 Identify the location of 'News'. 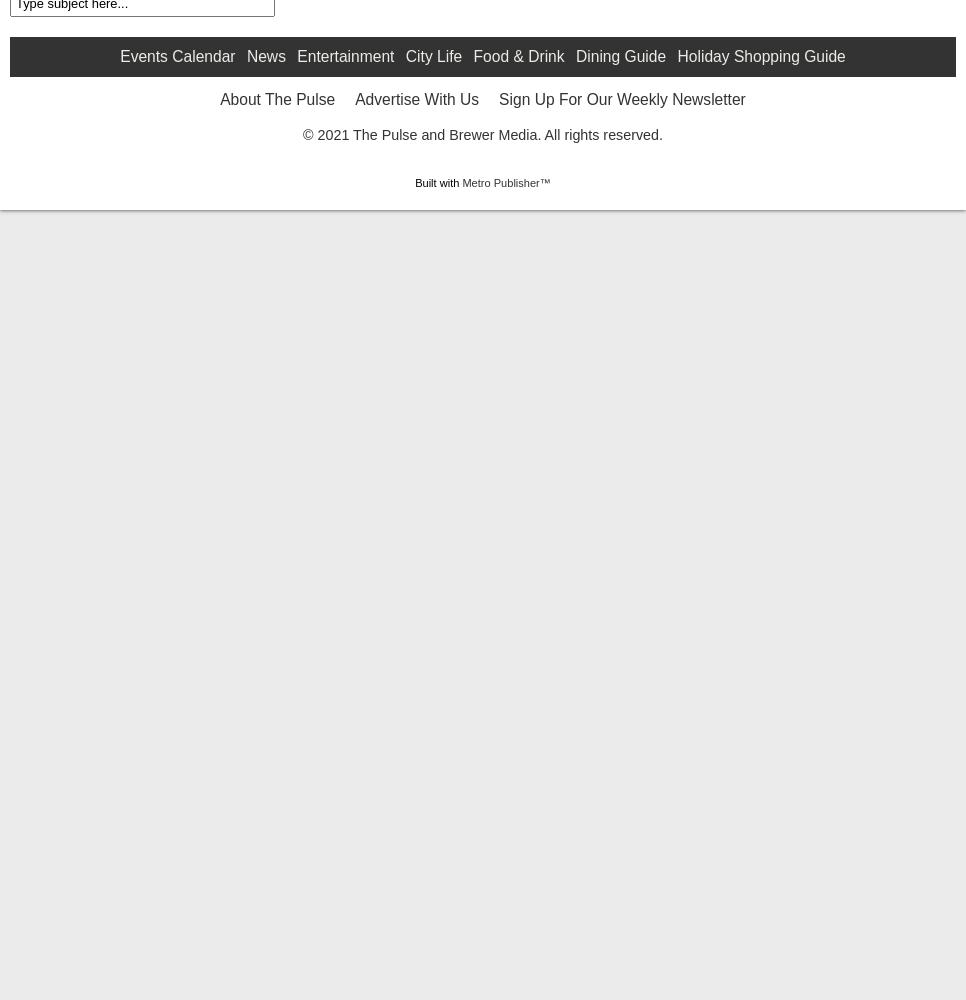
(265, 213).